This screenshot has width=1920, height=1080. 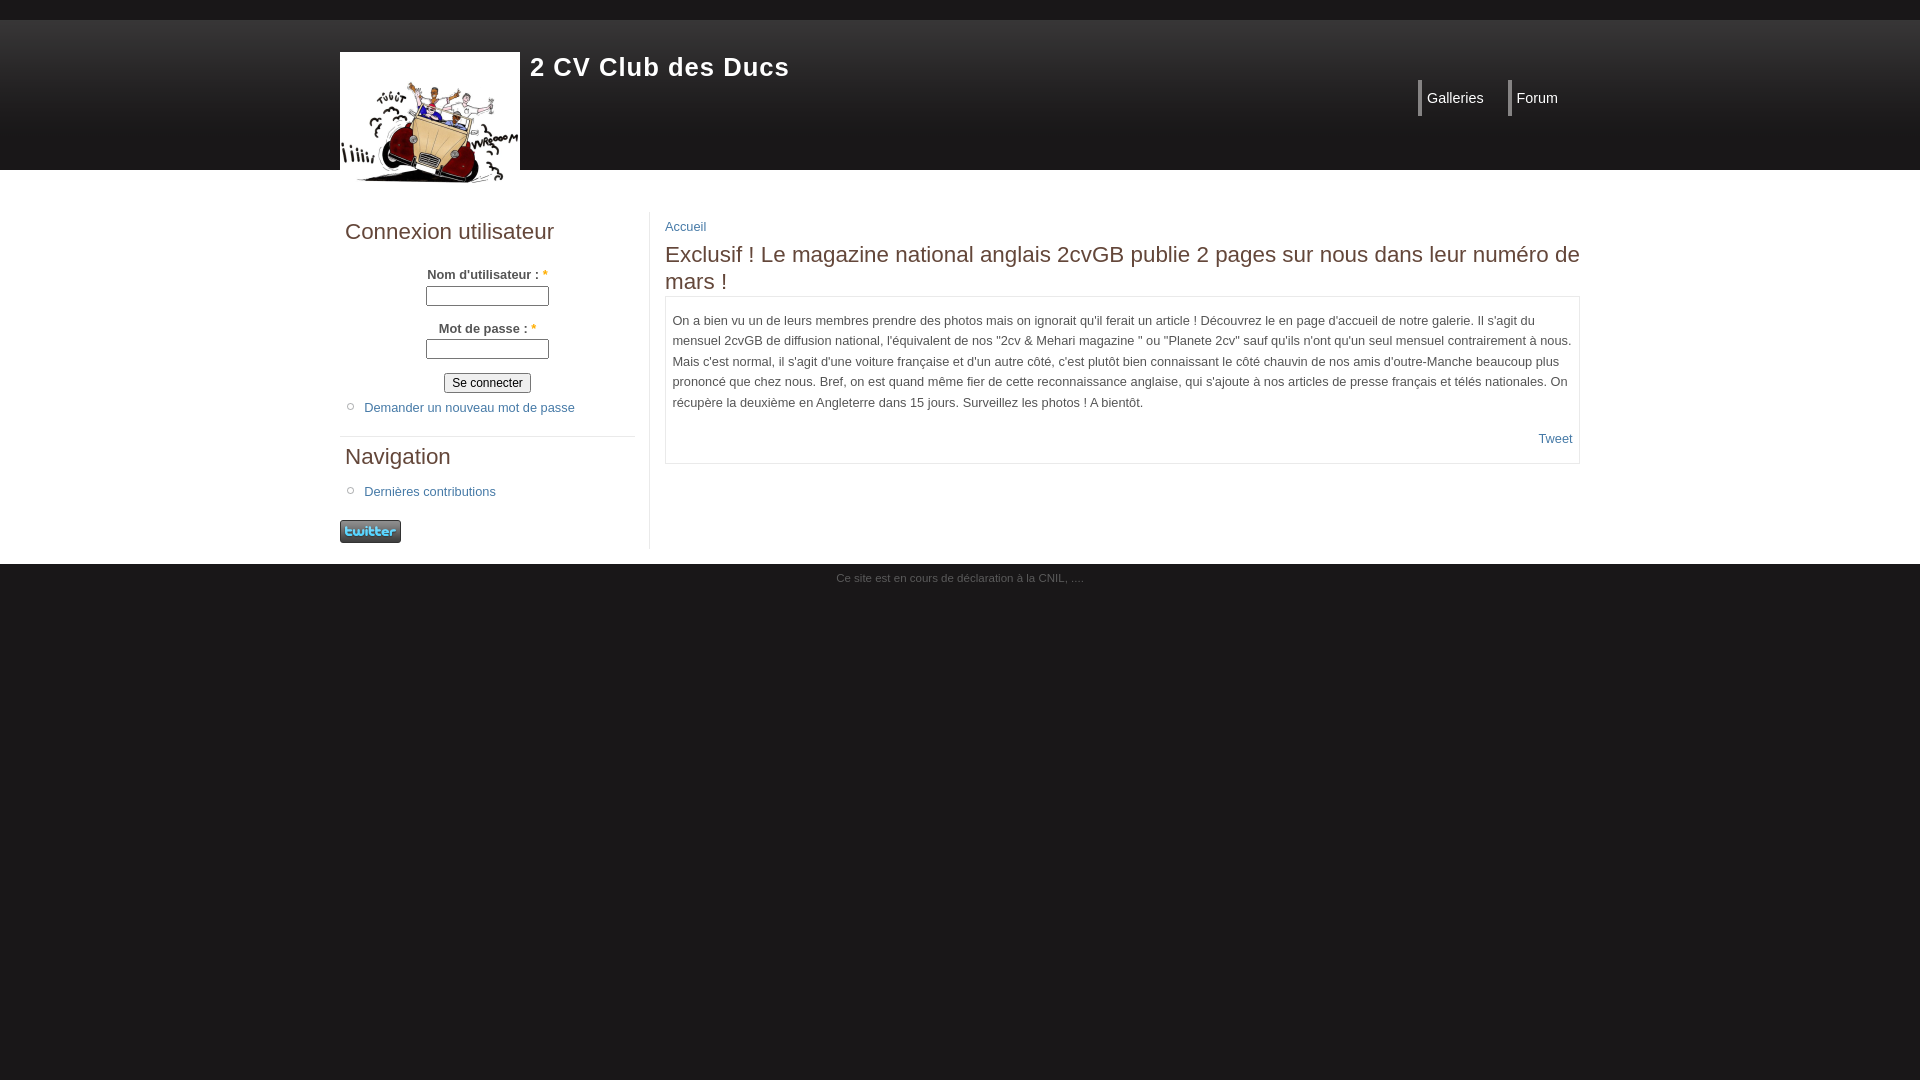 What do you see at coordinates (1554, 437) in the screenshot?
I see `'Tweet'` at bounding box center [1554, 437].